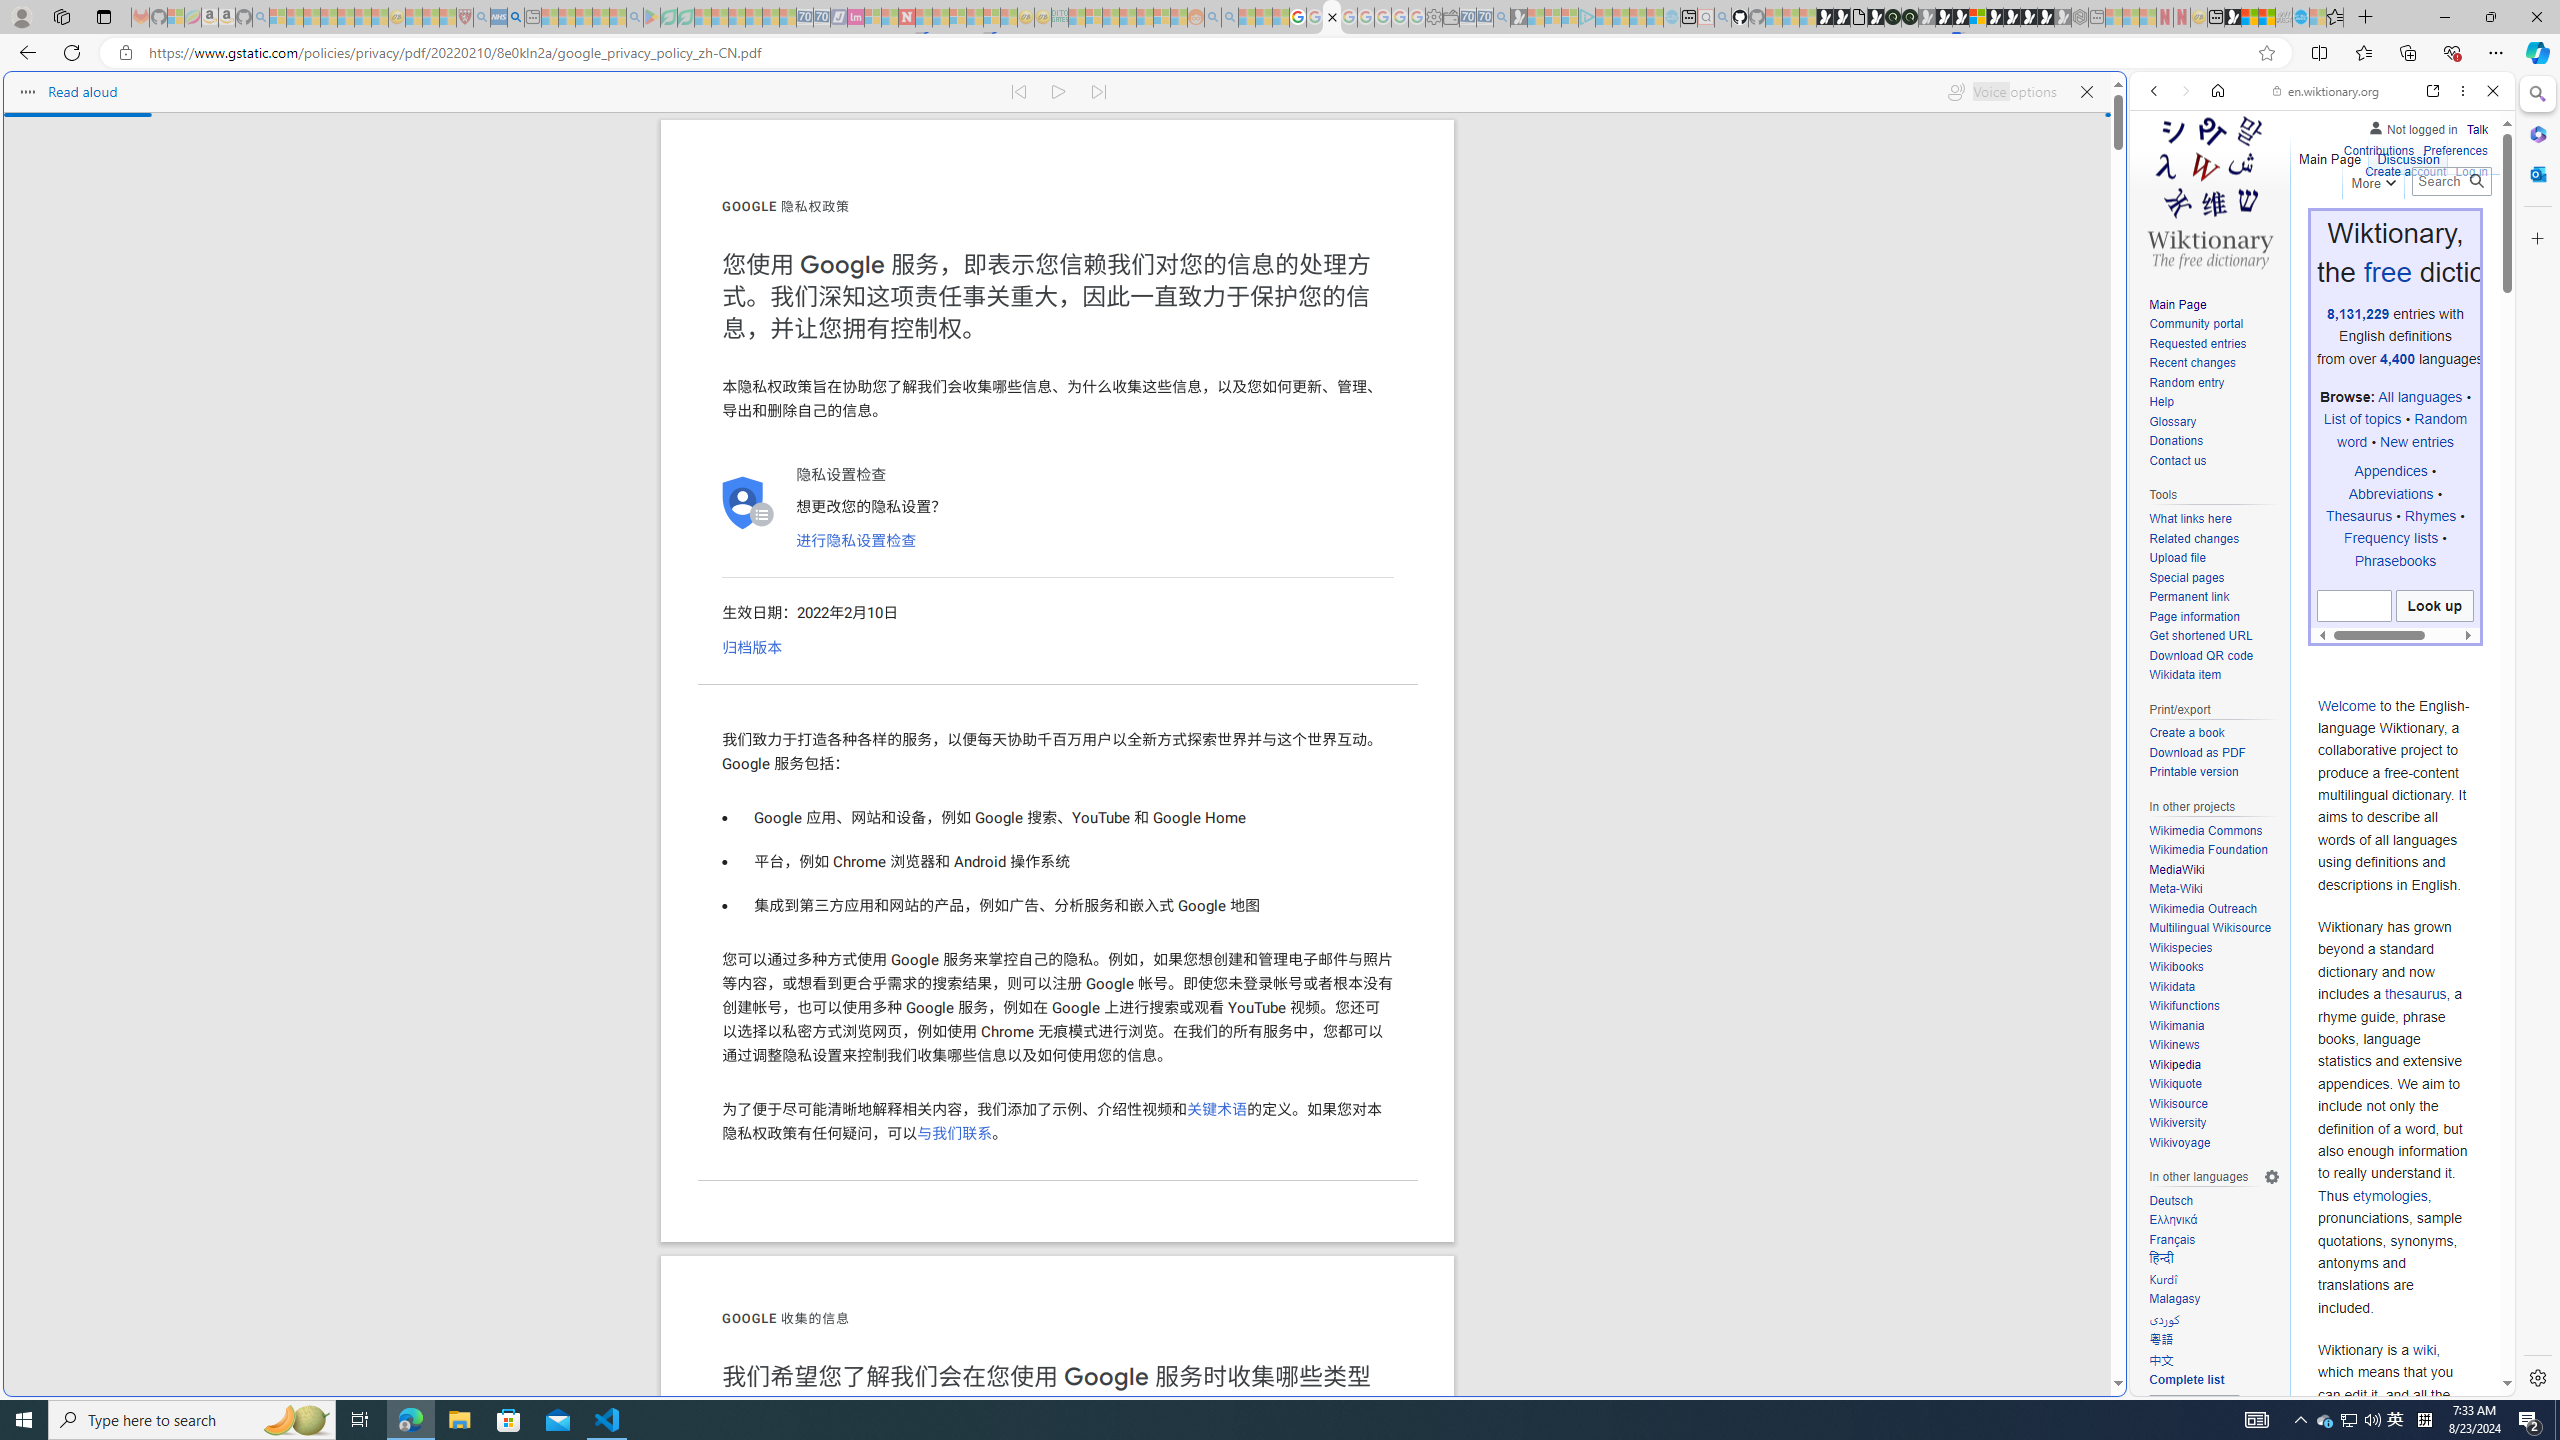 The width and height of the screenshot is (2560, 1440). I want to click on 'What links here', so click(2213, 518).